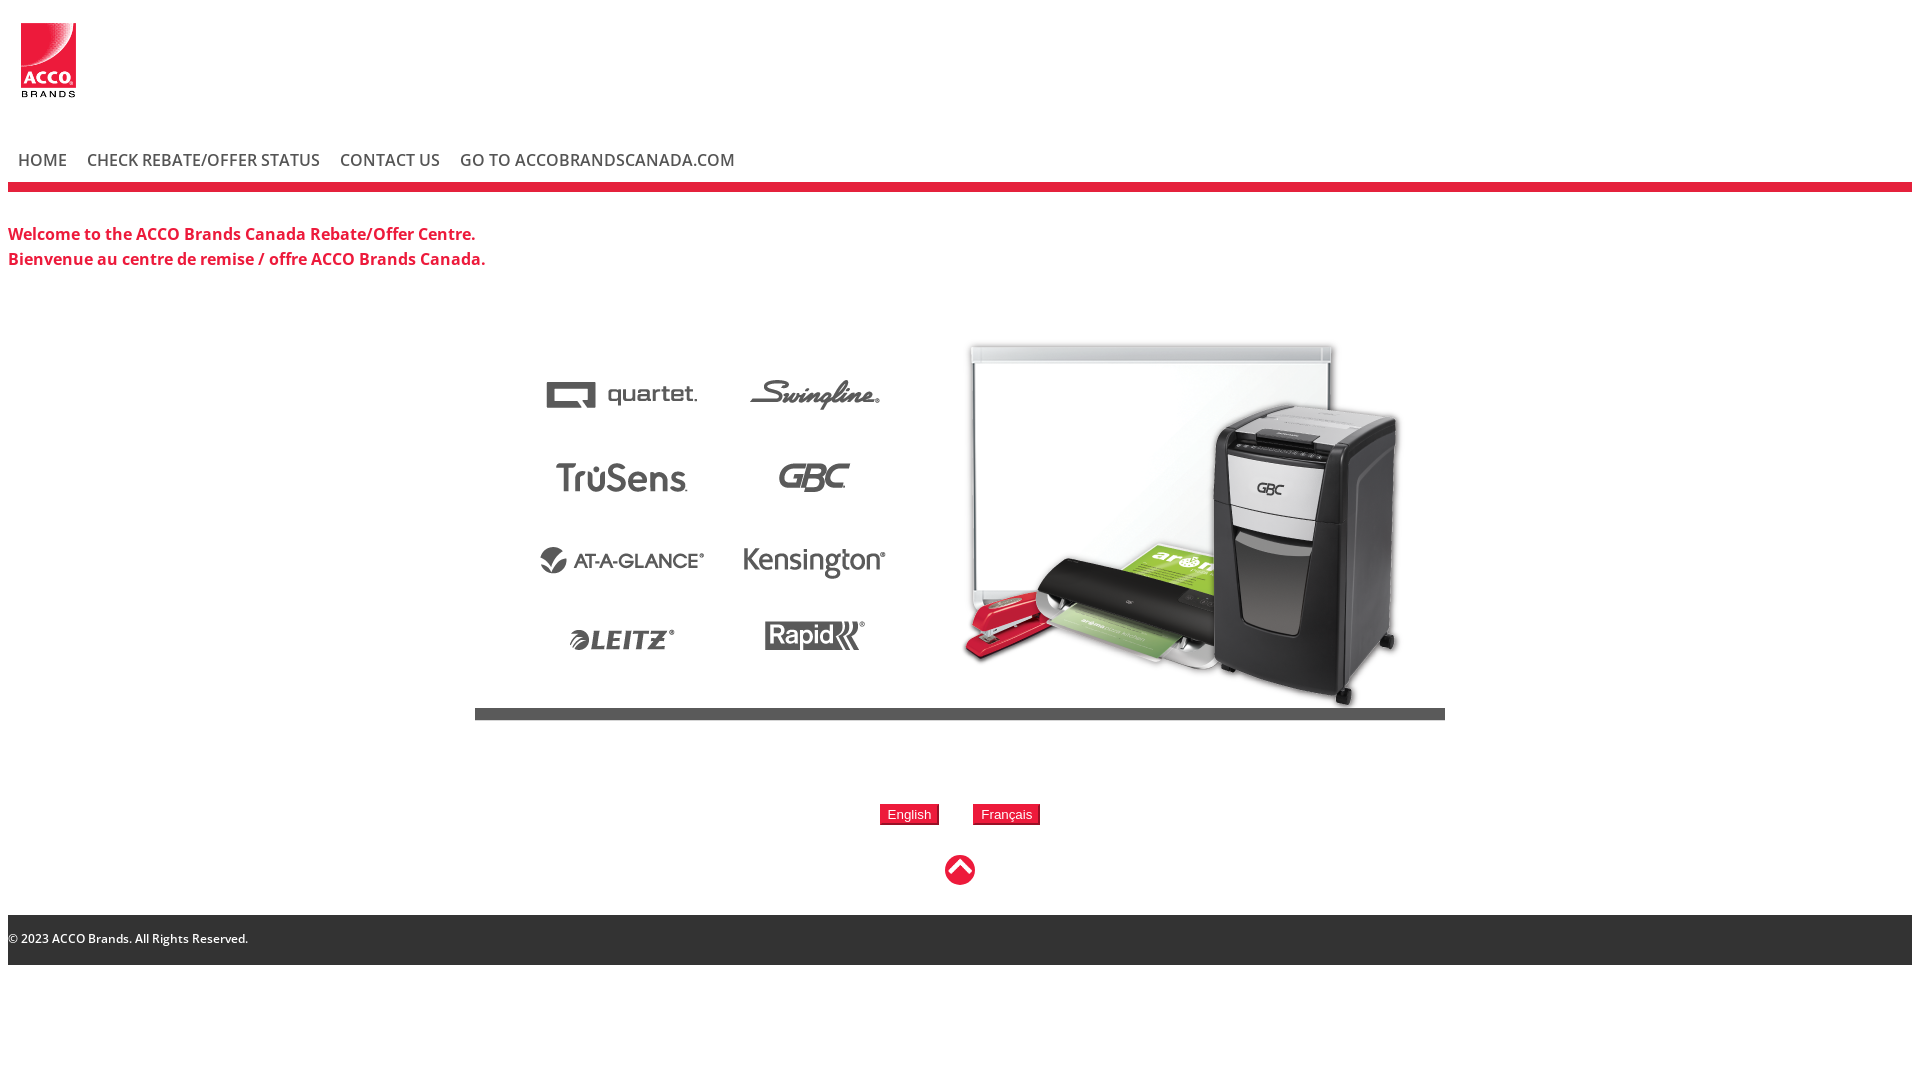 This screenshot has height=1080, width=1920. What do you see at coordinates (389, 158) in the screenshot?
I see `'CONTACT US'` at bounding box center [389, 158].